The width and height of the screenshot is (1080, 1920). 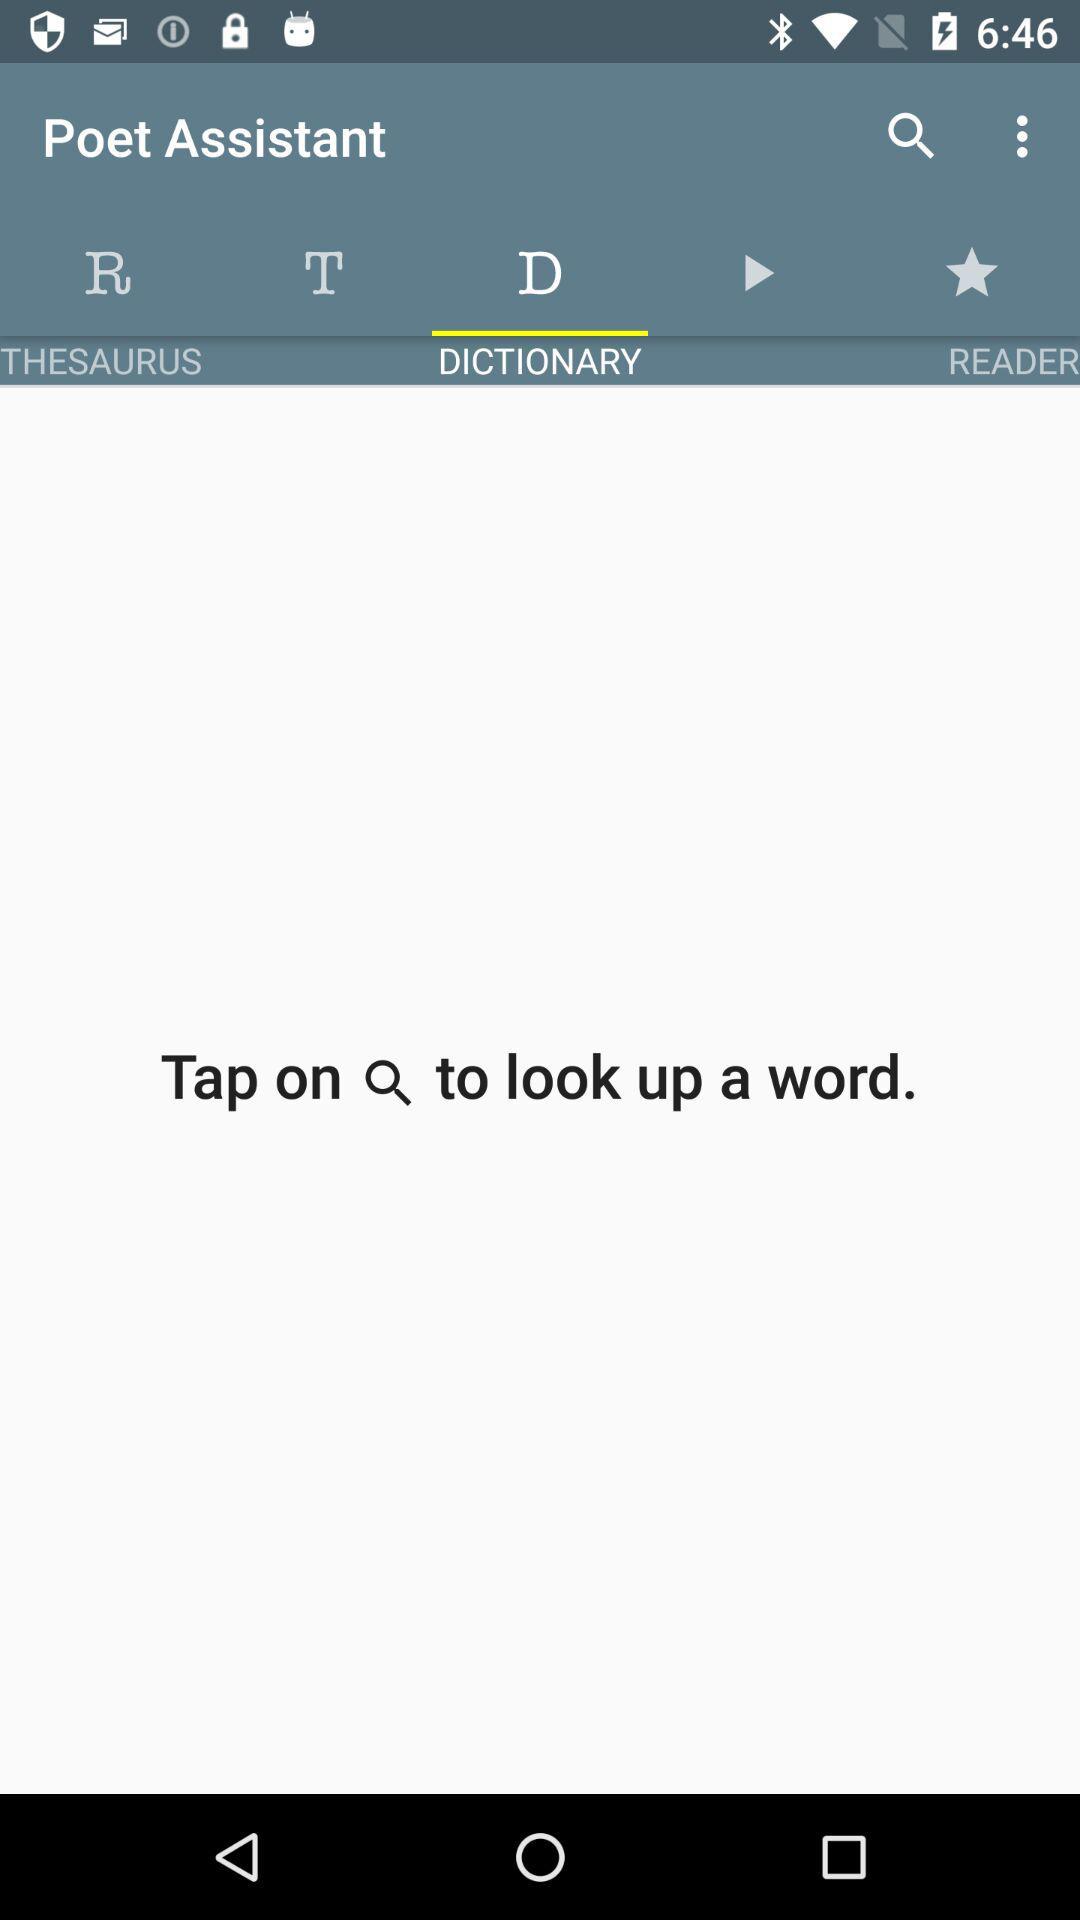 I want to click on item next to the poet assistant, so click(x=911, y=135).